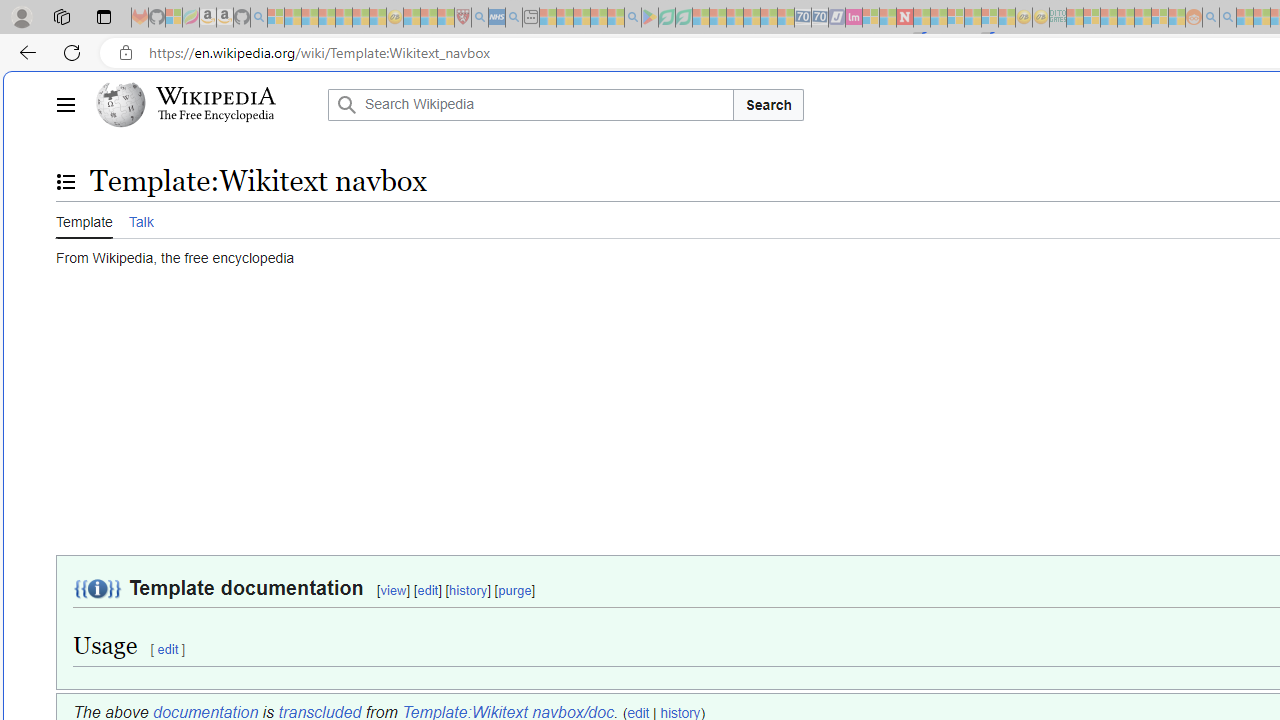 This screenshot has height=720, width=1280. Describe the element at coordinates (515, 590) in the screenshot. I see `'purge'` at that location.